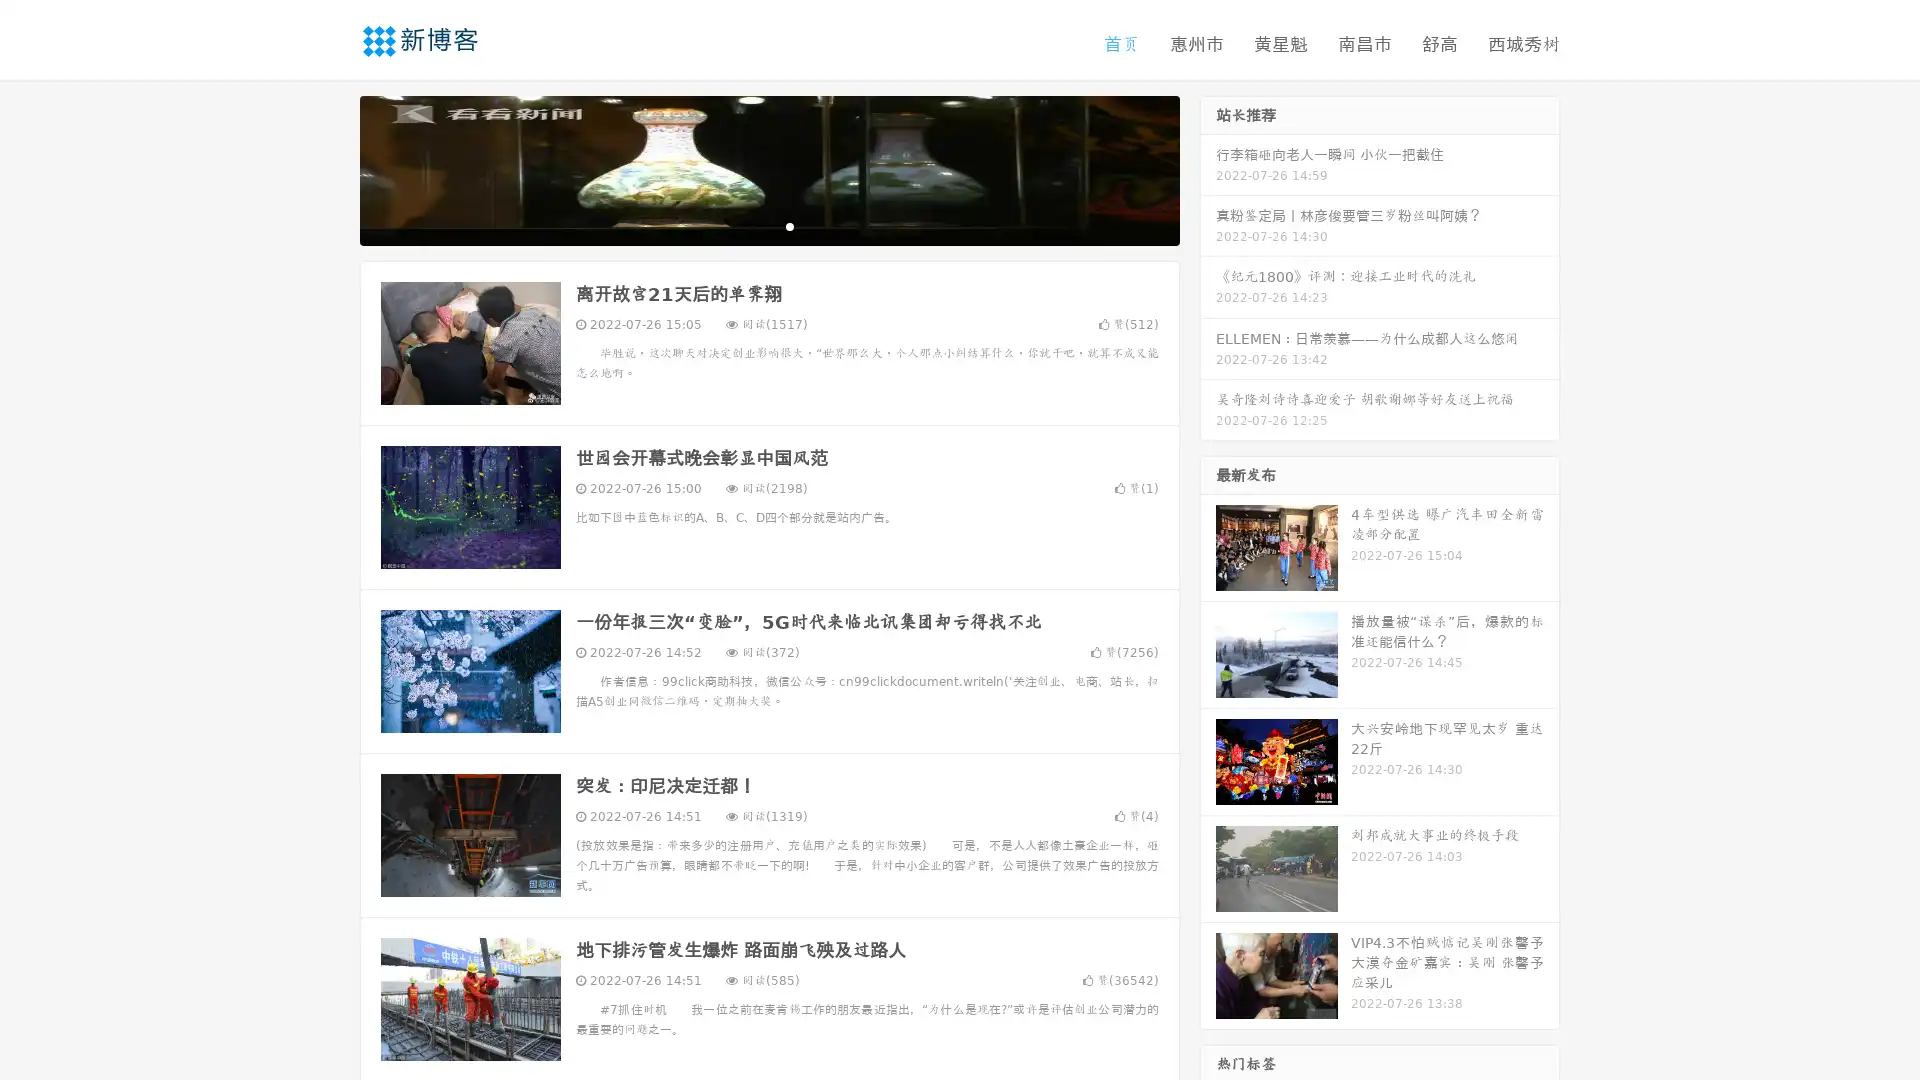 Image resolution: width=1920 pixels, height=1080 pixels. Describe the element at coordinates (1208, 168) in the screenshot. I see `Next slide` at that location.